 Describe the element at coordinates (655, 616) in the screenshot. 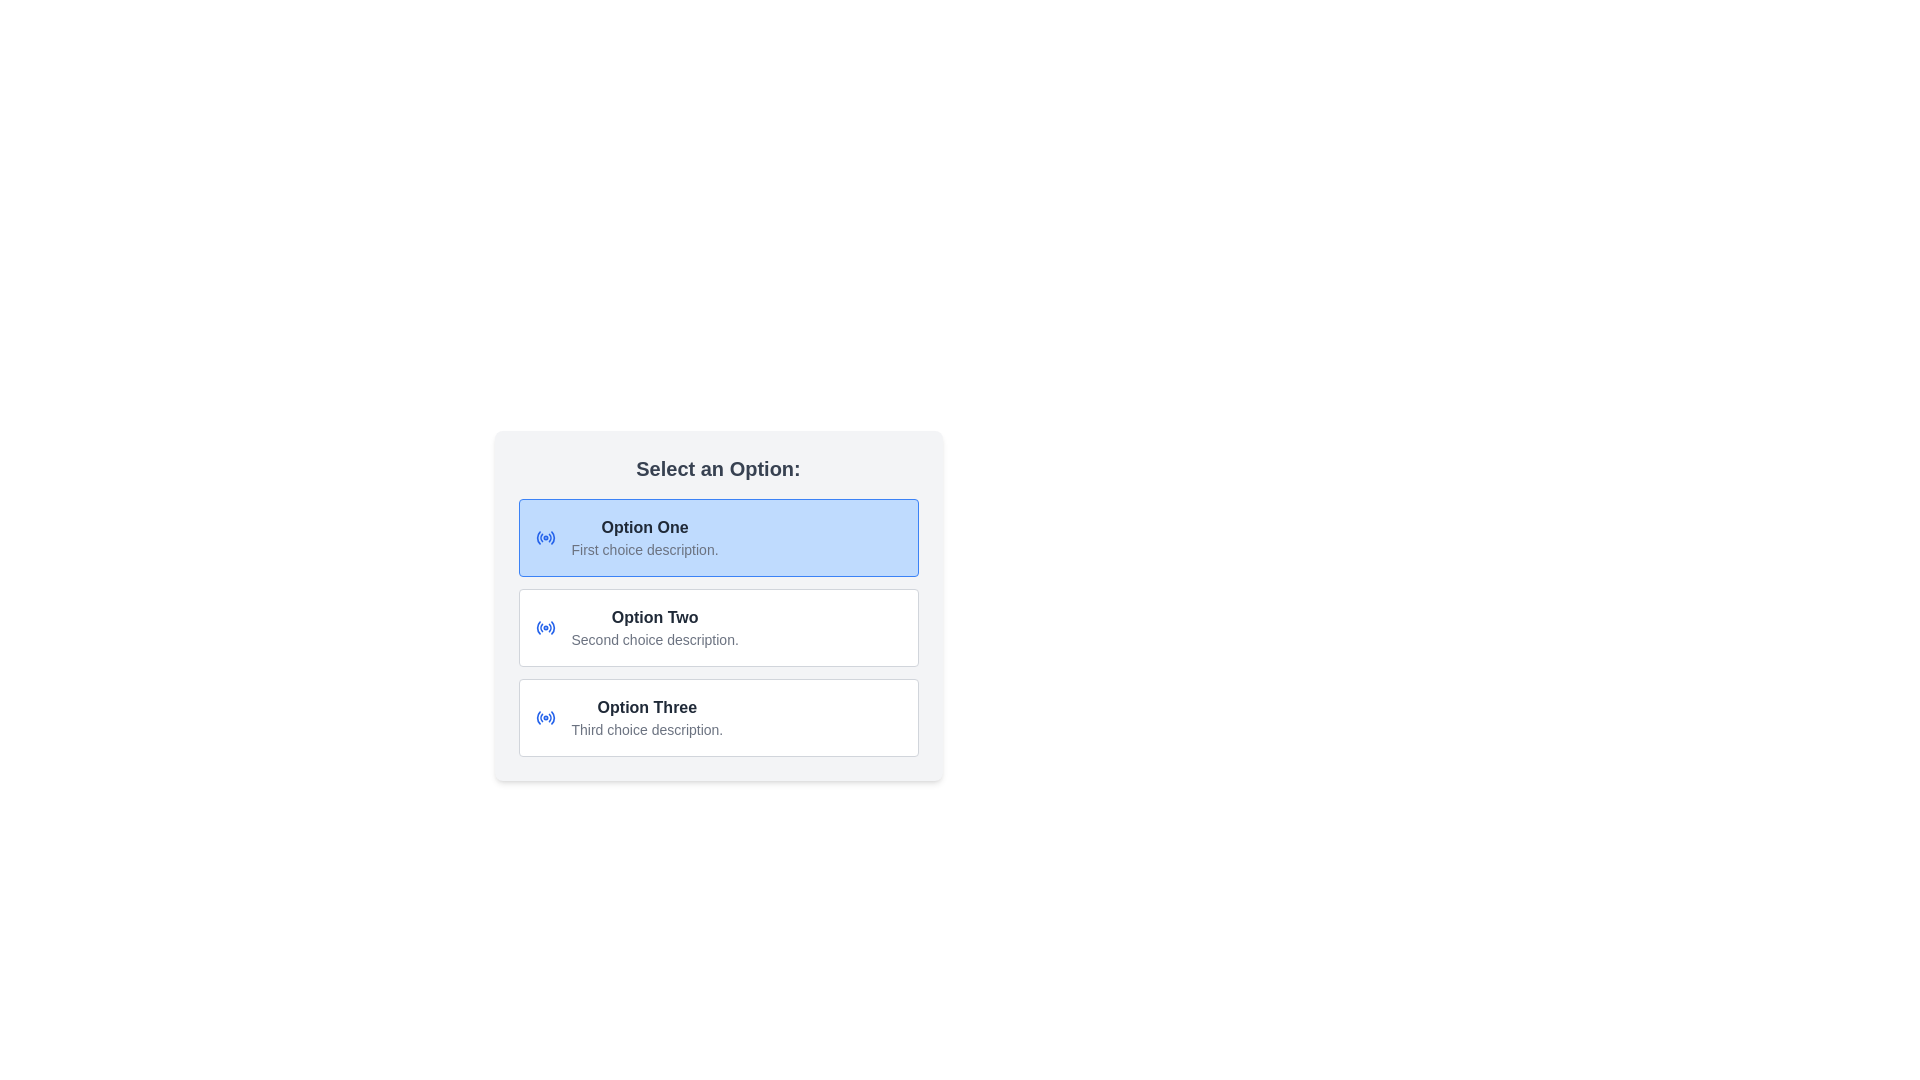

I see `the text label 'Option Two', which is the header for the second option in a vertical list of selectable choices, positioned below 'Option One' and above 'Option Three'` at that location.